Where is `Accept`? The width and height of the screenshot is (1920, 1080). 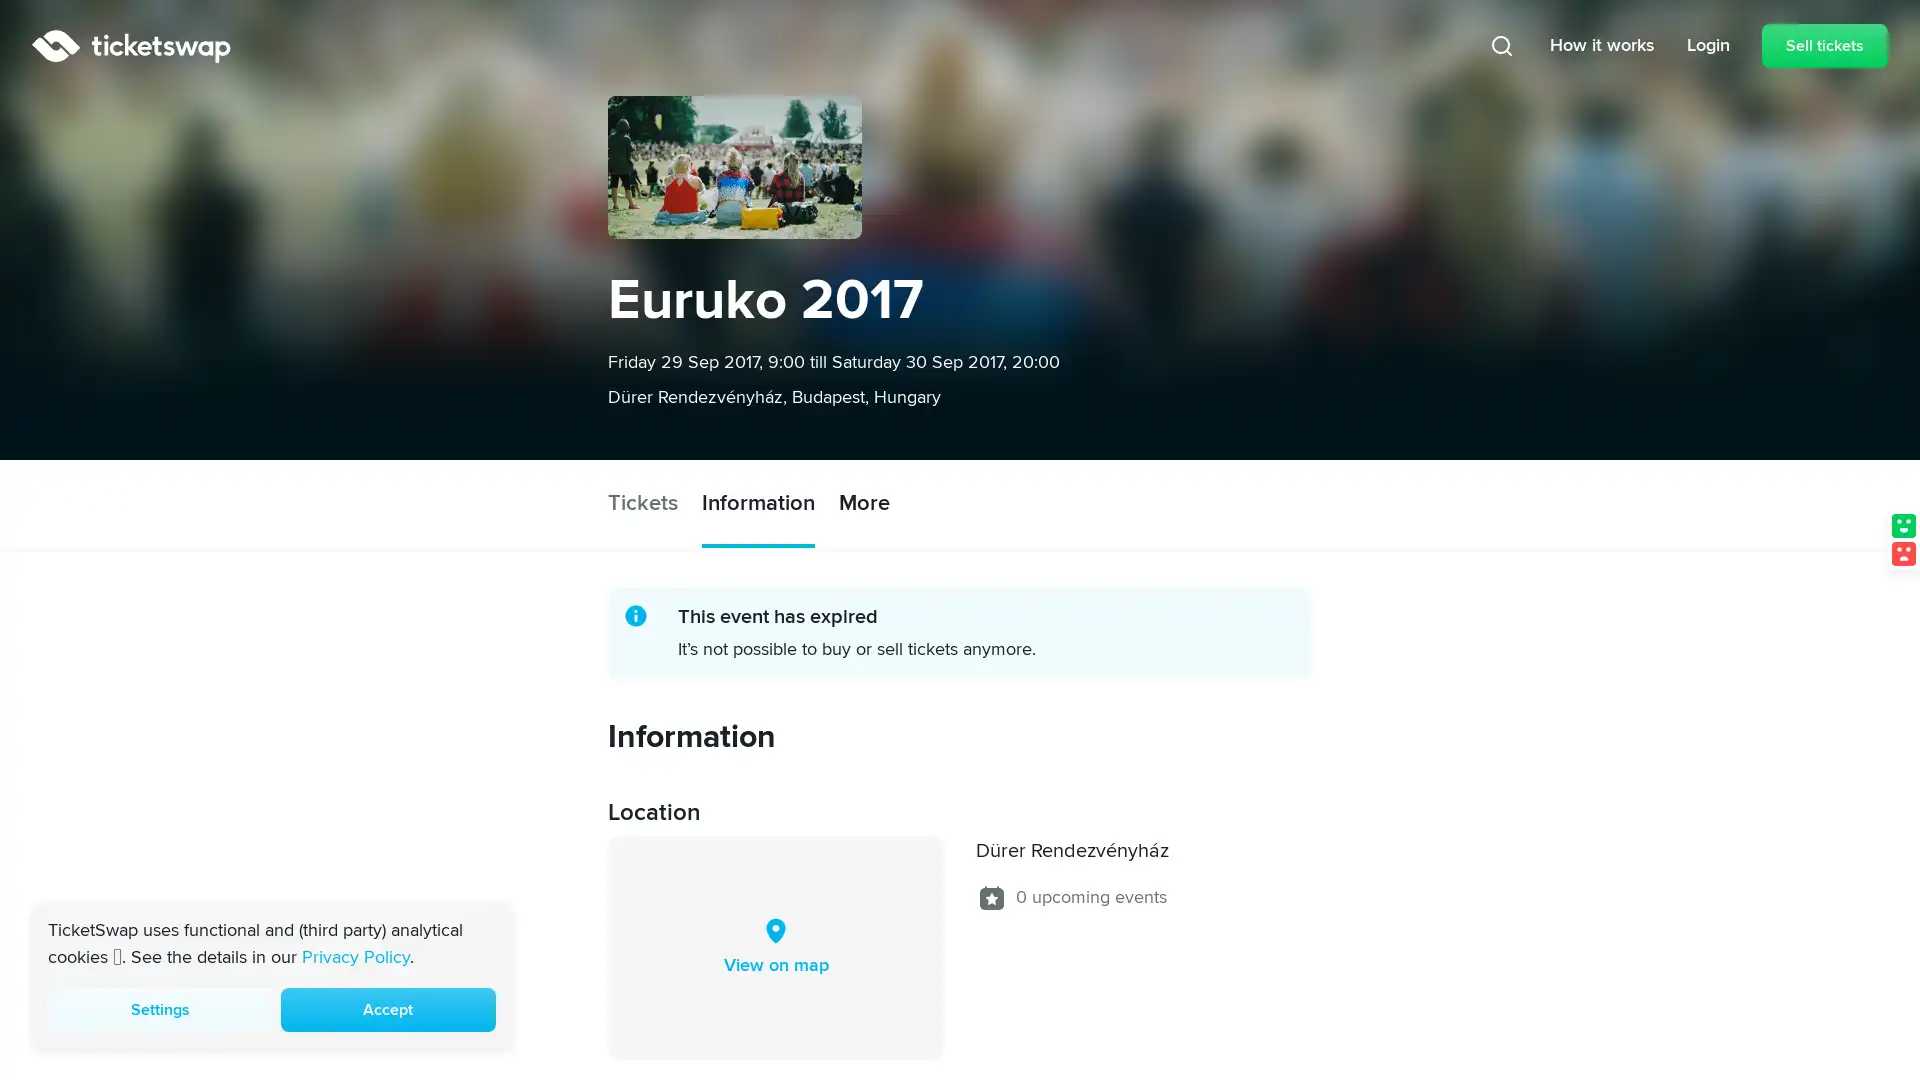
Accept is located at coordinates (388, 1010).